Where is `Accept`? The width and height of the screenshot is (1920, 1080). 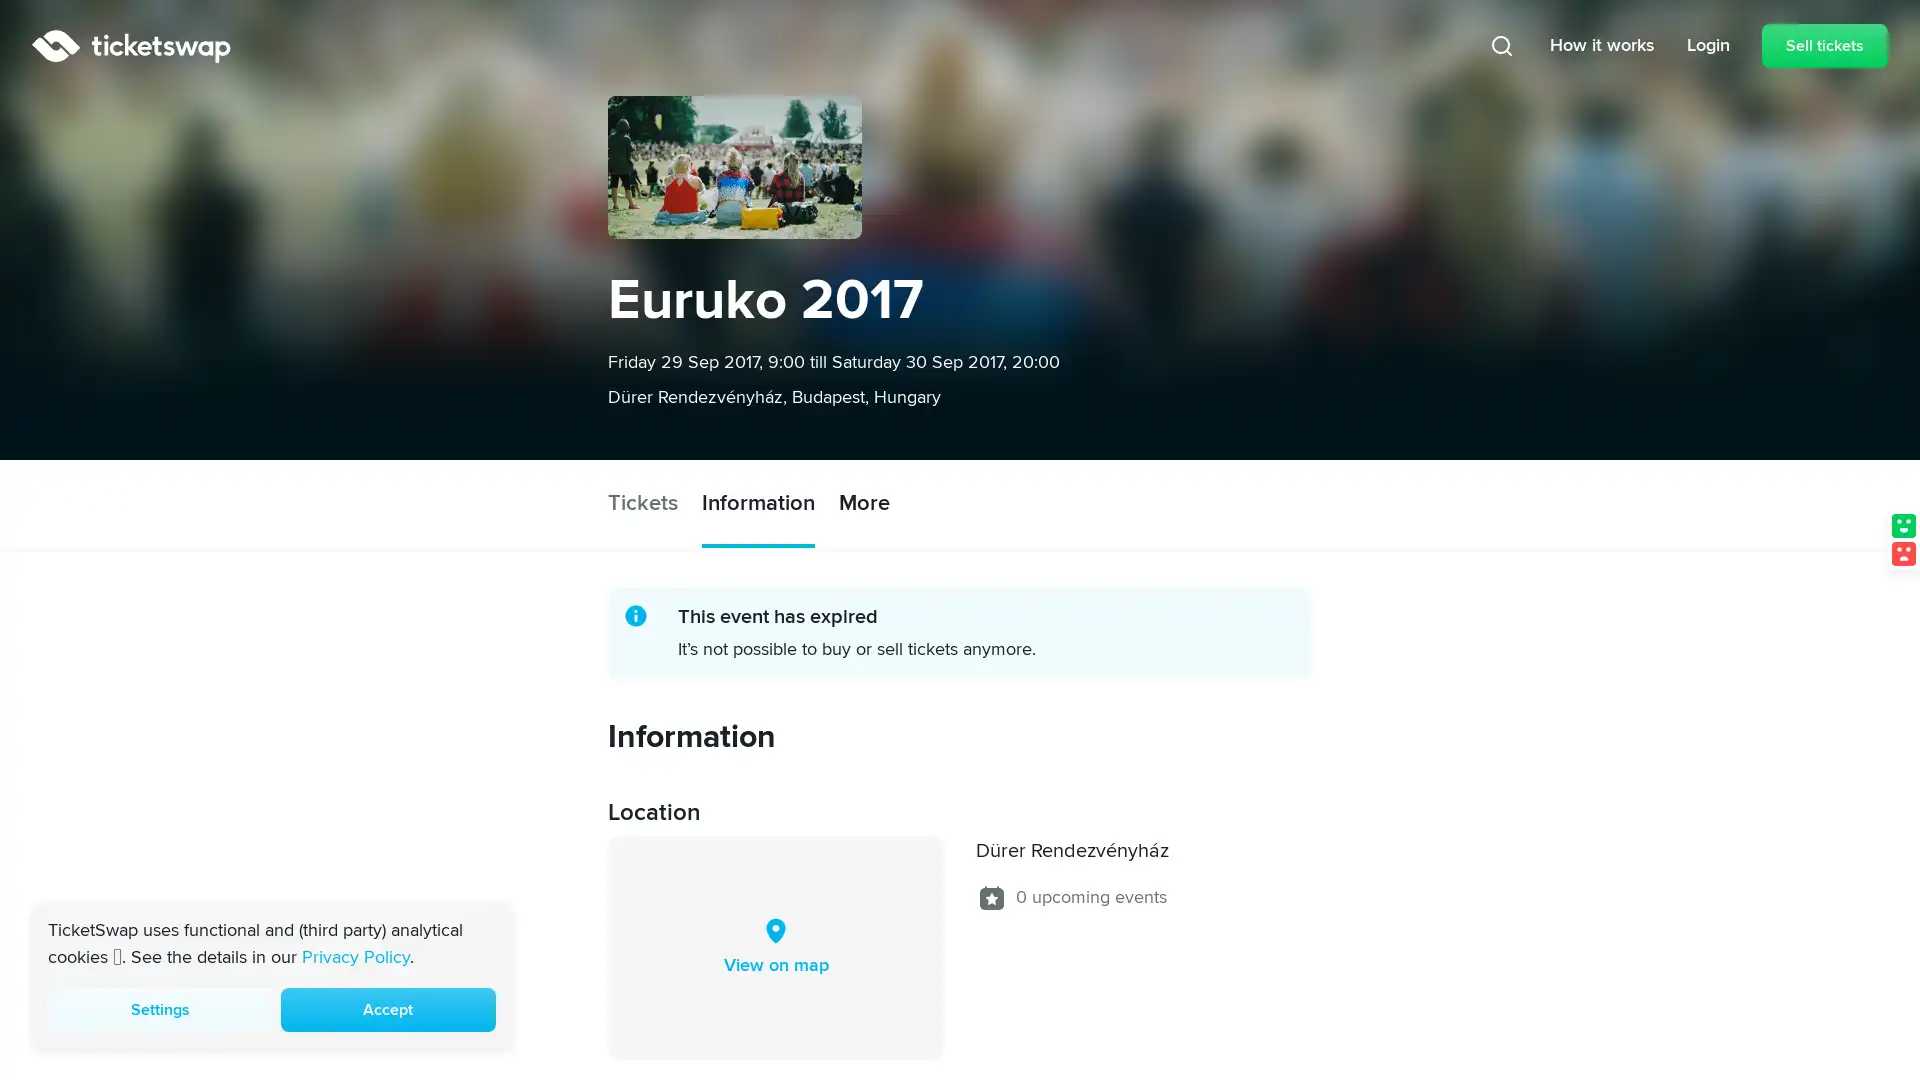
Accept is located at coordinates (388, 1010).